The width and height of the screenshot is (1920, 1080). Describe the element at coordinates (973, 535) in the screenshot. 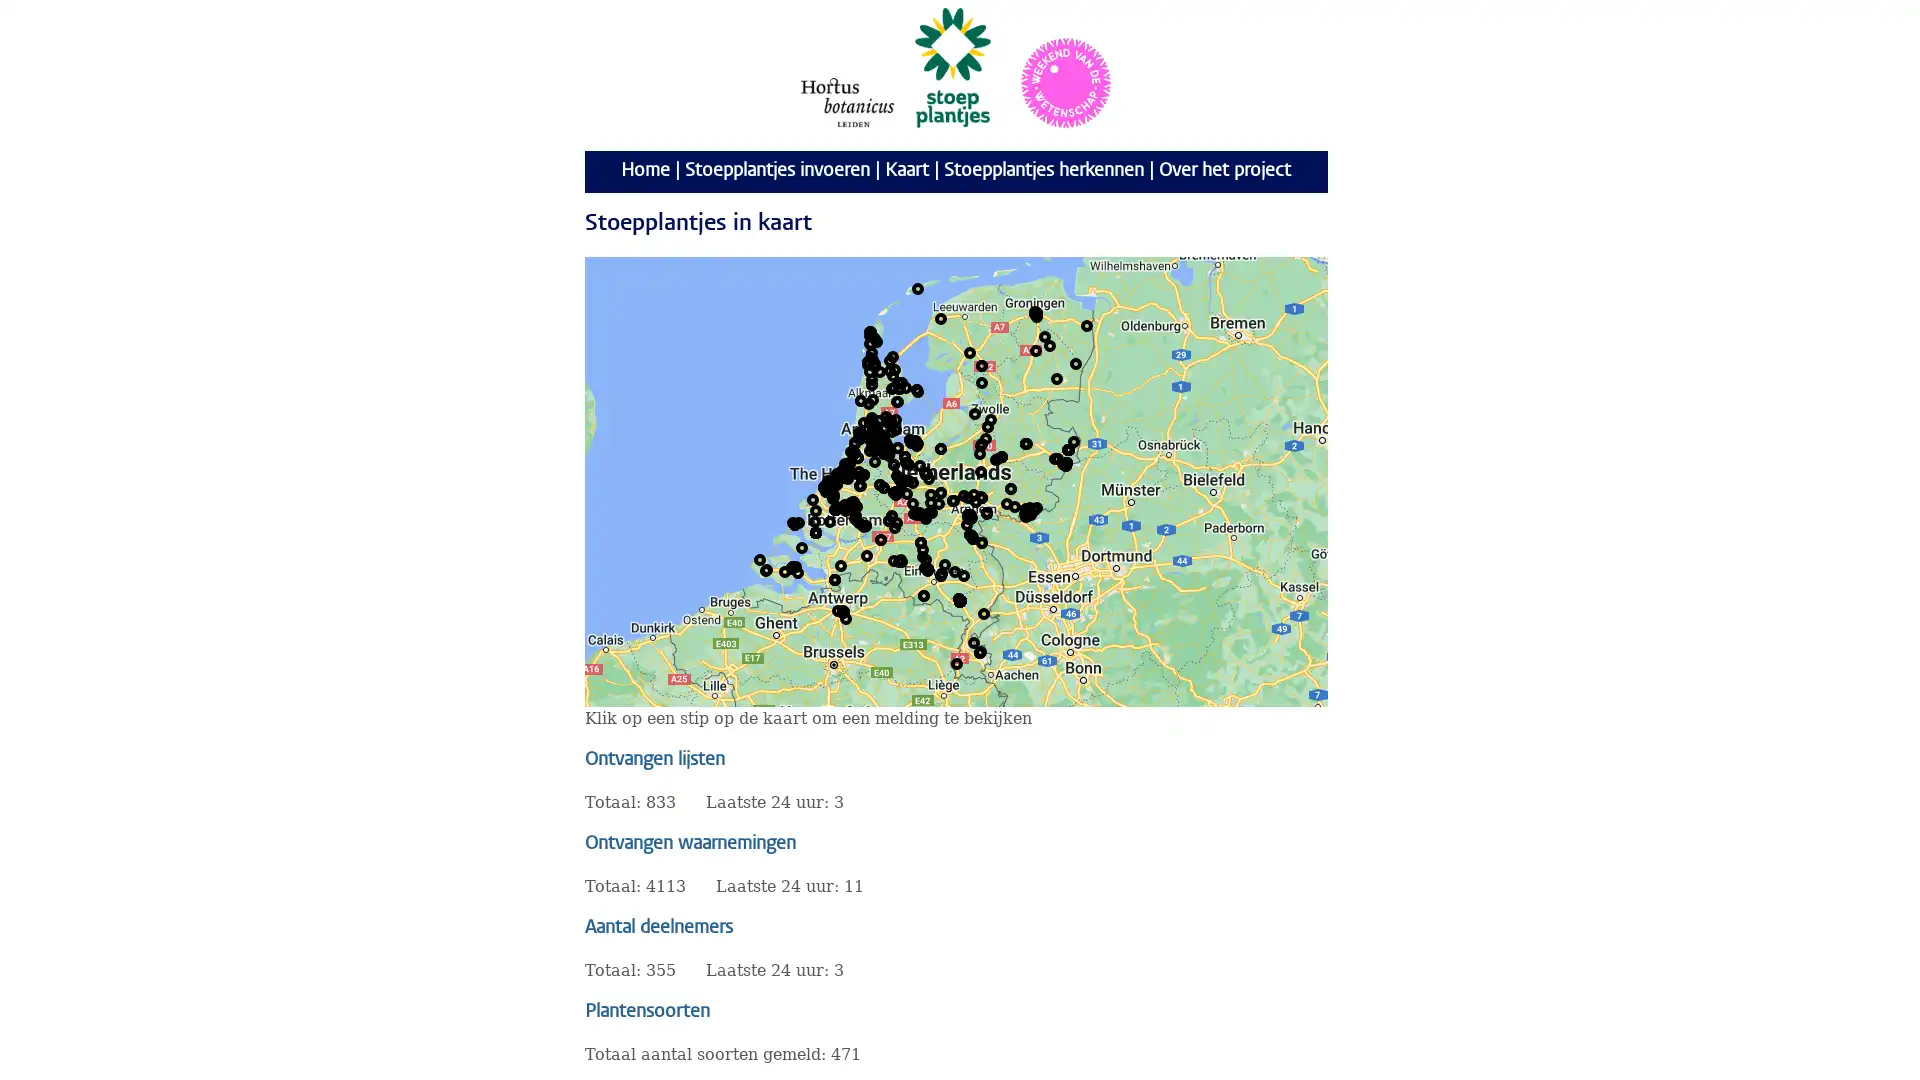

I see `Telling van Iris op 04 december 2021` at that location.